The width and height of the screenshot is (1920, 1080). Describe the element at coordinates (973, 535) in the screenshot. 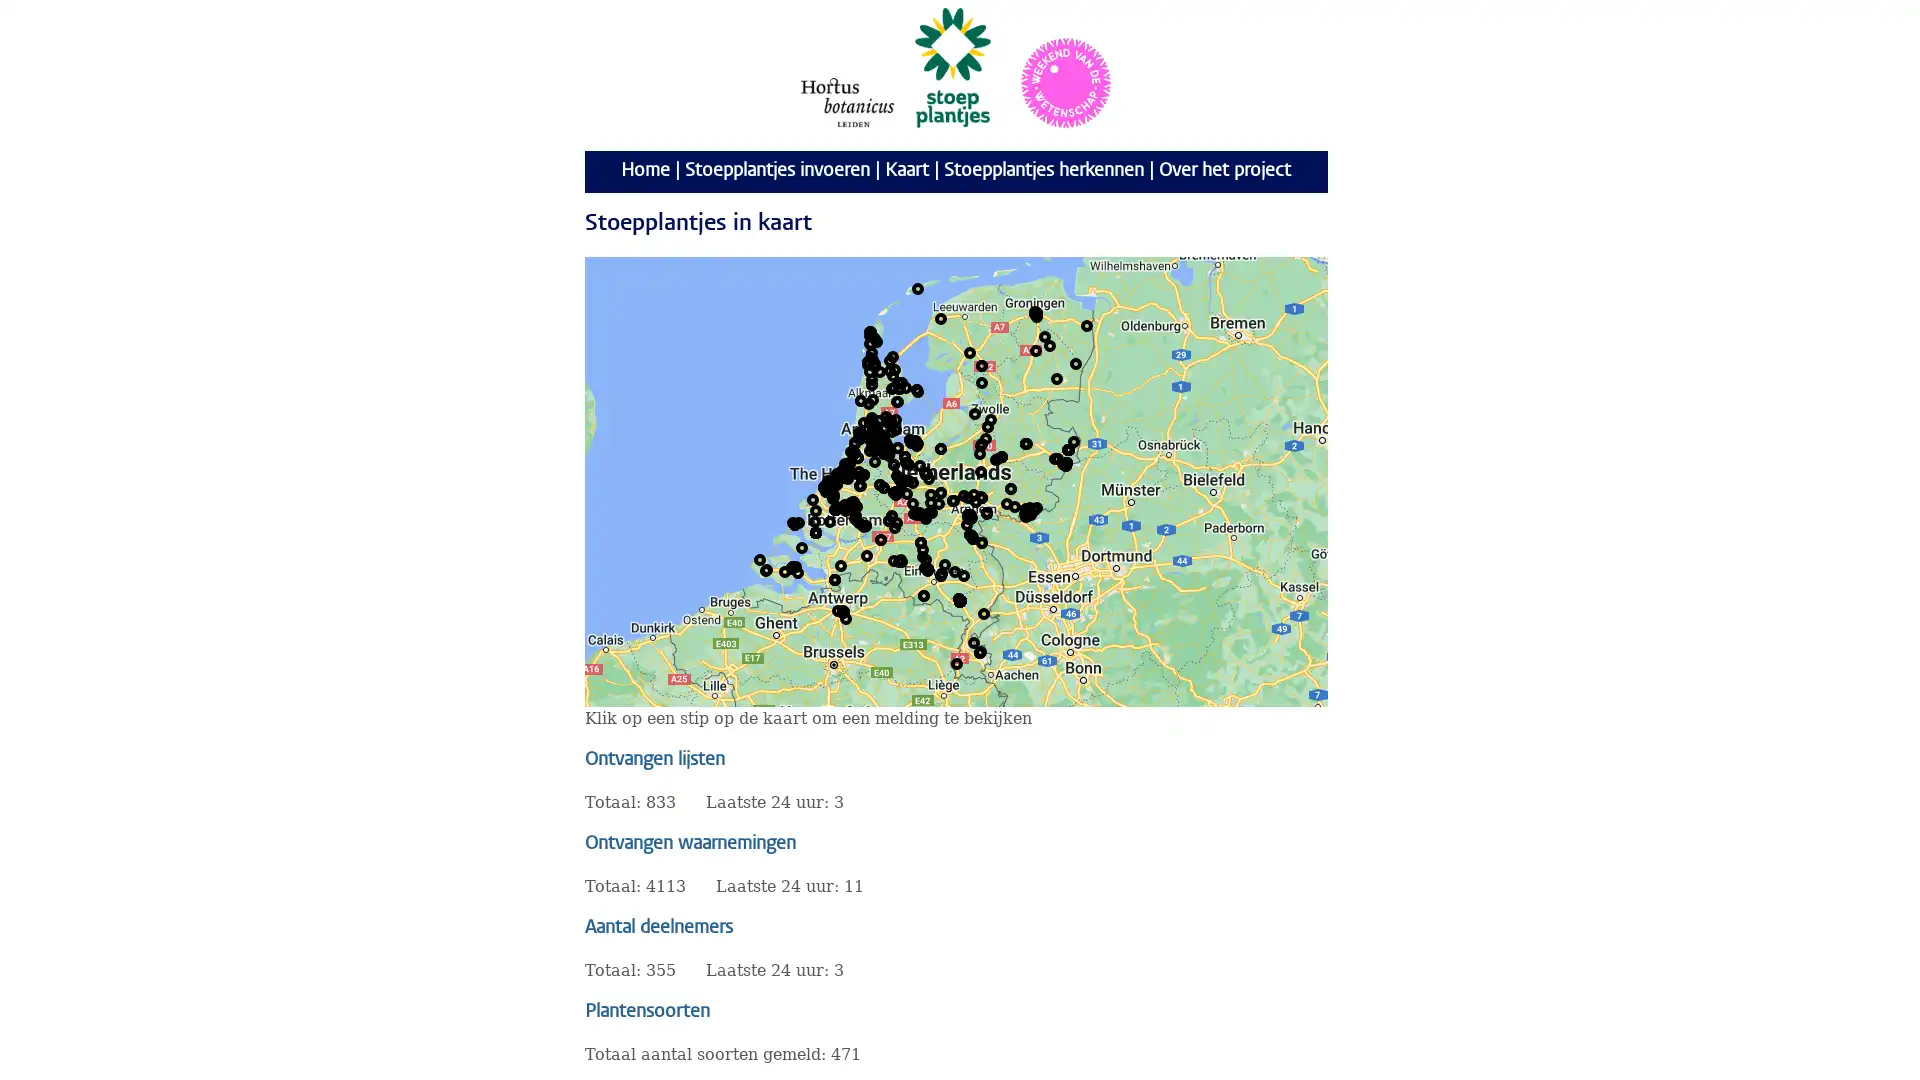

I see `Telling van Iris op 04 december 2021` at that location.